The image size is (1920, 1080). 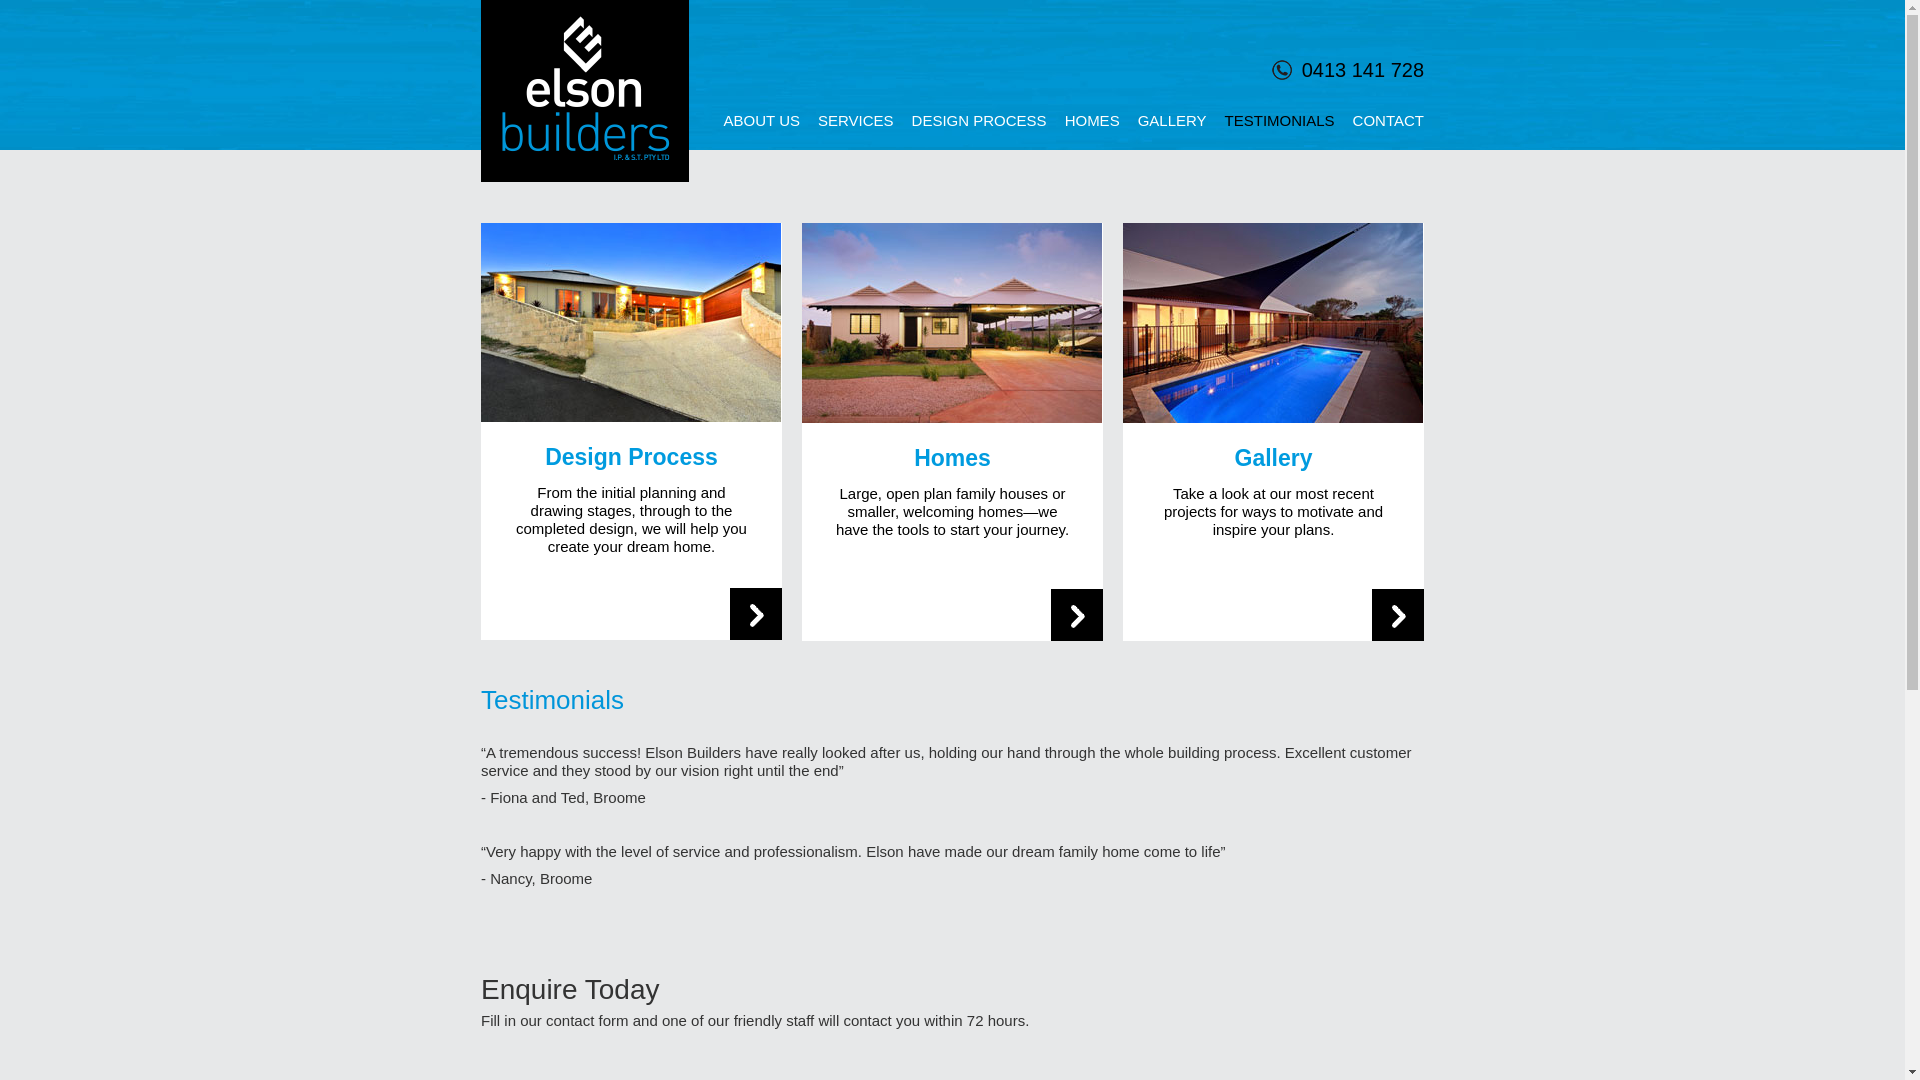 What do you see at coordinates (979, 120) in the screenshot?
I see `'DESIGN PROCESS'` at bounding box center [979, 120].